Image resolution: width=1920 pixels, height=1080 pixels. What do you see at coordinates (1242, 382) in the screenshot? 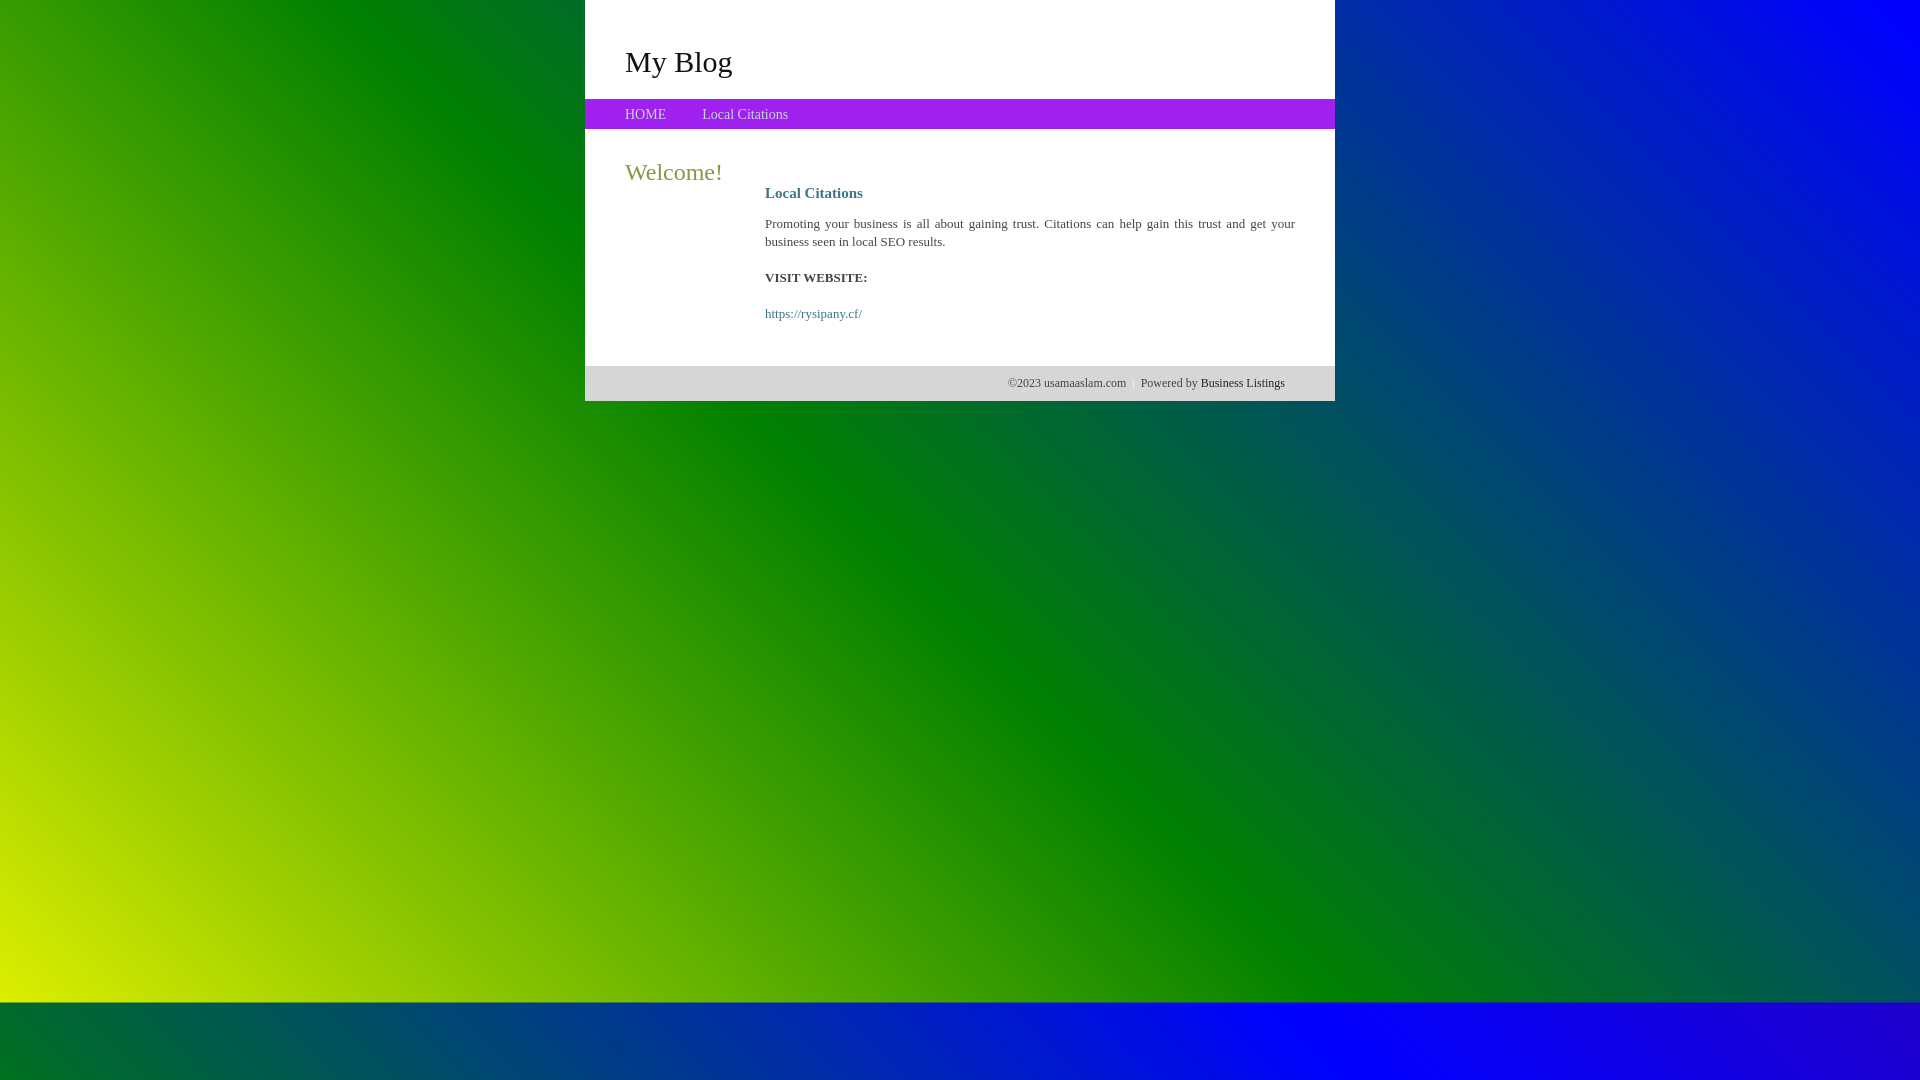
I see `'Business Listings'` at bounding box center [1242, 382].